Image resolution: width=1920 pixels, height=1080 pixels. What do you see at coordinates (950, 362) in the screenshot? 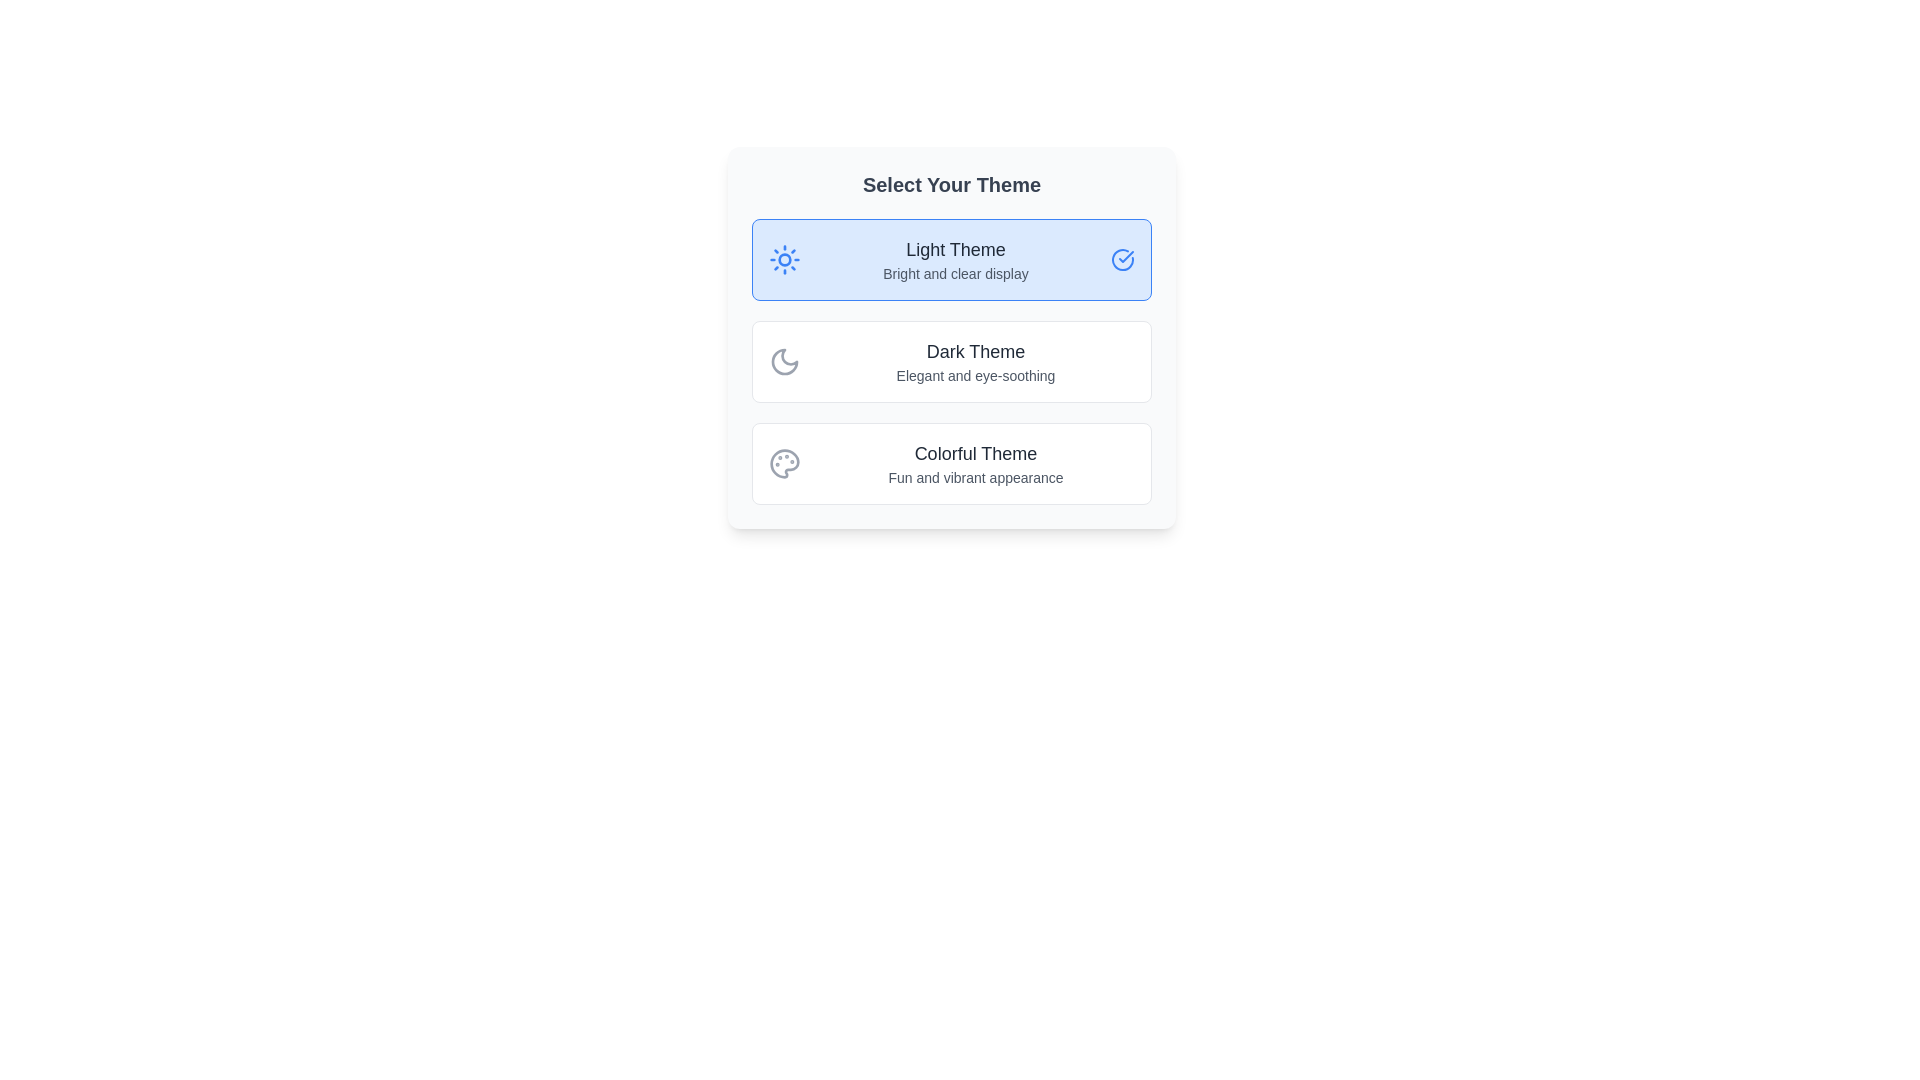
I see `to select the 'Dark Theme' card, which features a moon icon on the left and includes the title 'Dark Theme' in bold with a description 'Elegant and eye-soothing' below` at bounding box center [950, 362].